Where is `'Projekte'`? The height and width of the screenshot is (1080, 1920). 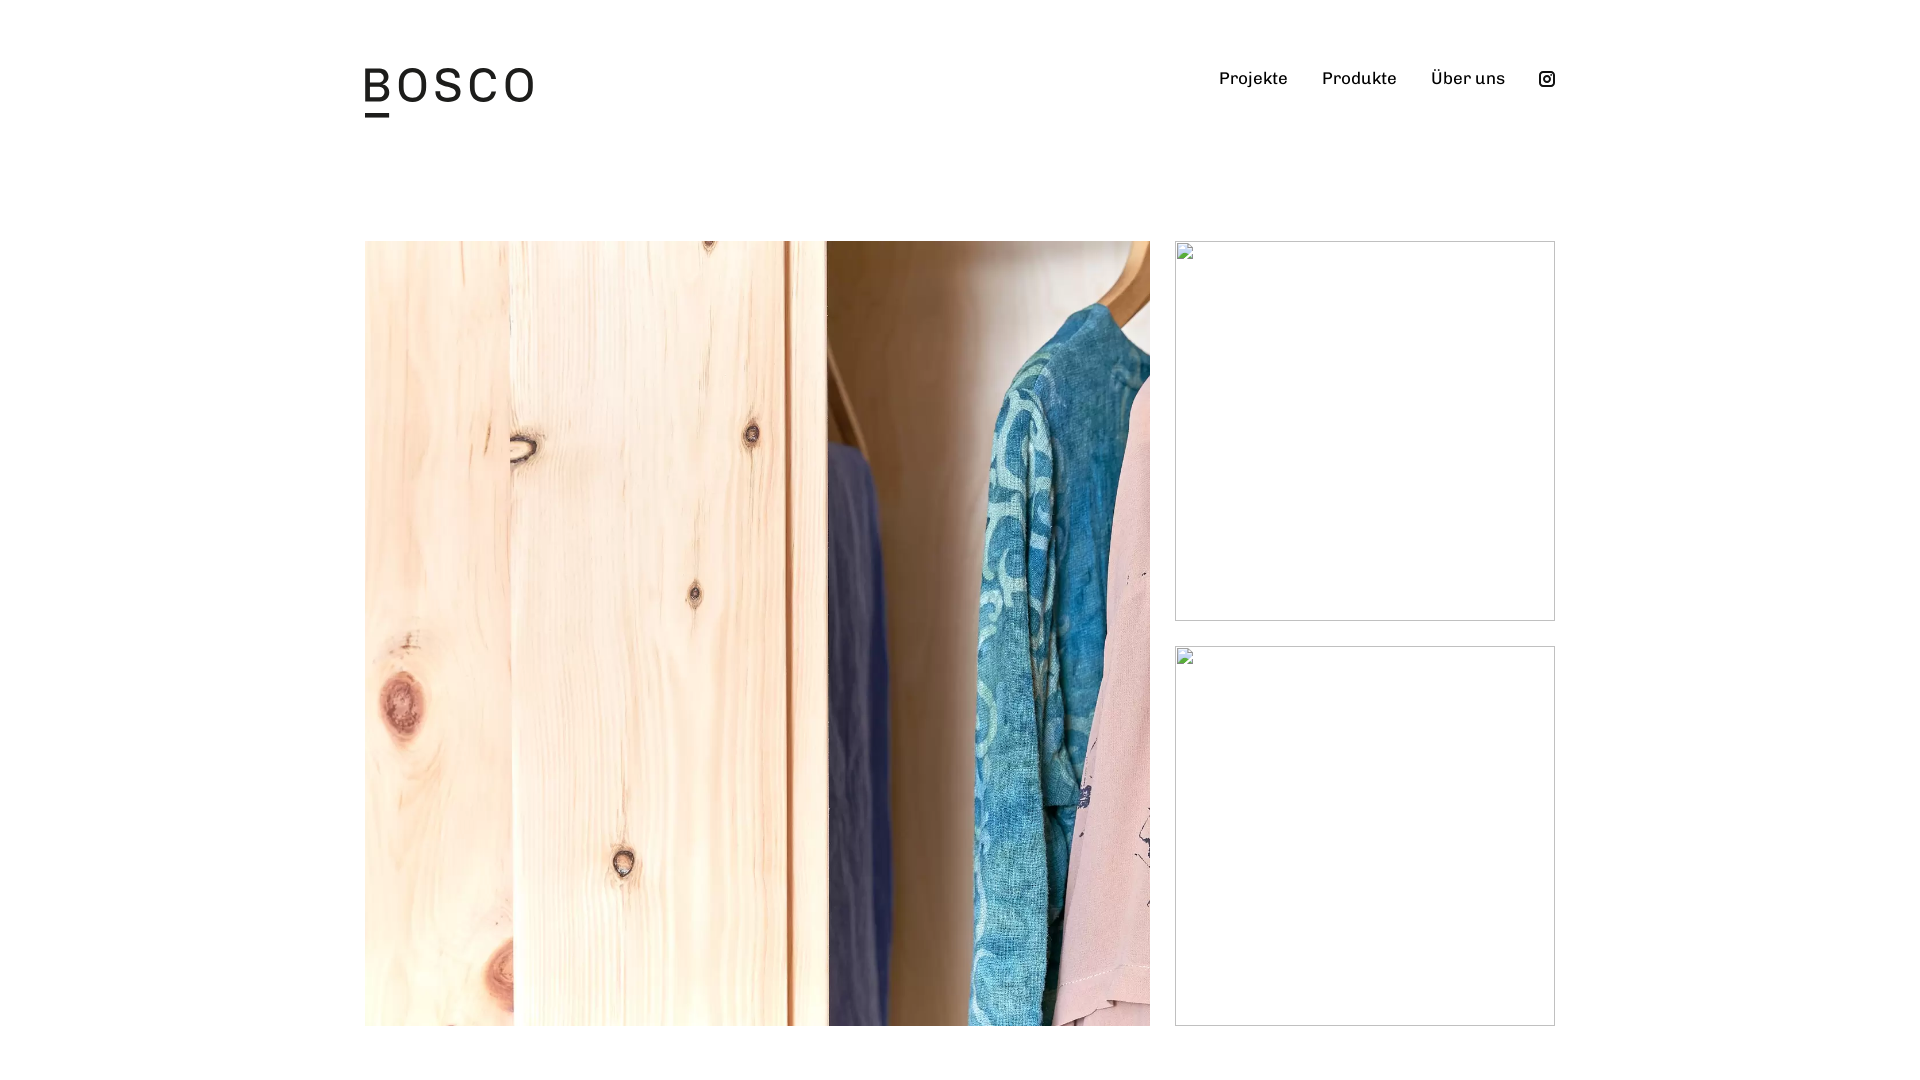 'Projekte' is located at coordinates (1252, 95).